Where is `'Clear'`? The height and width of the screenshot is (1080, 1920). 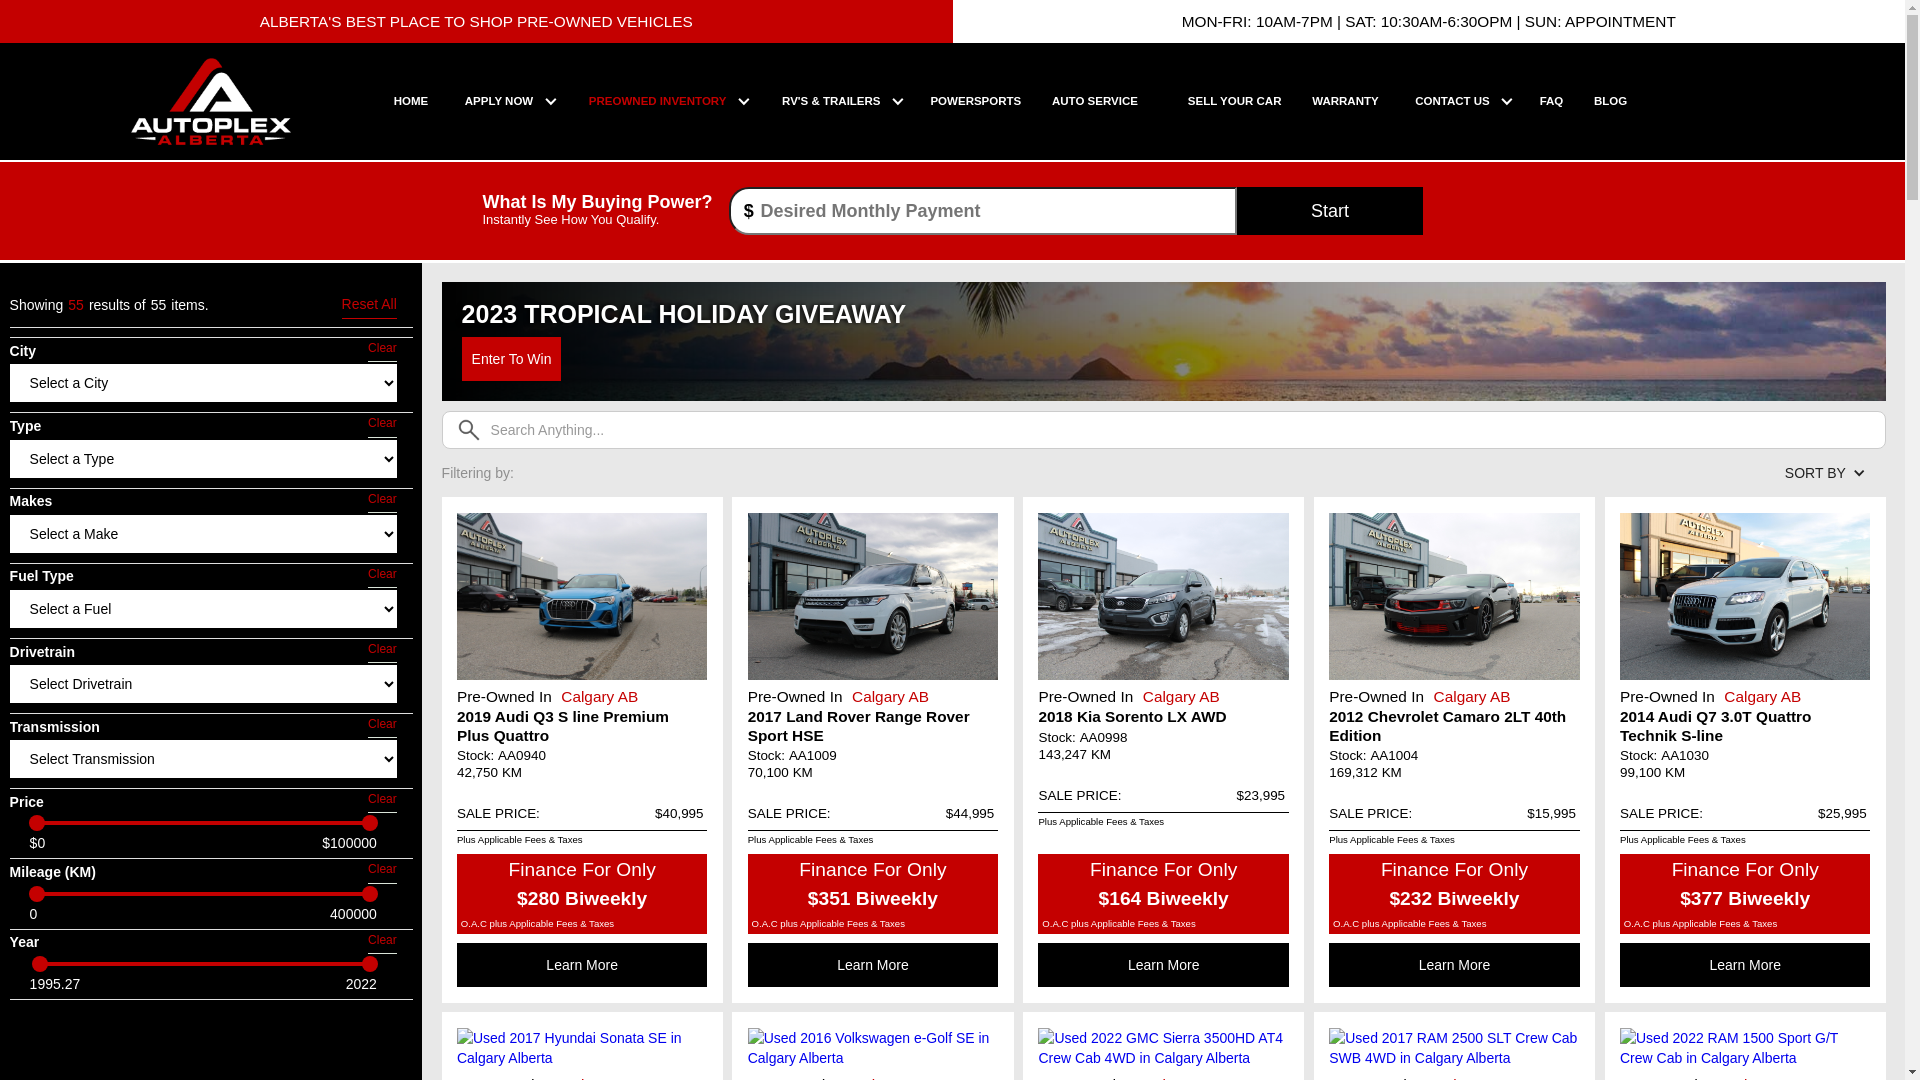 'Clear' is located at coordinates (382, 725).